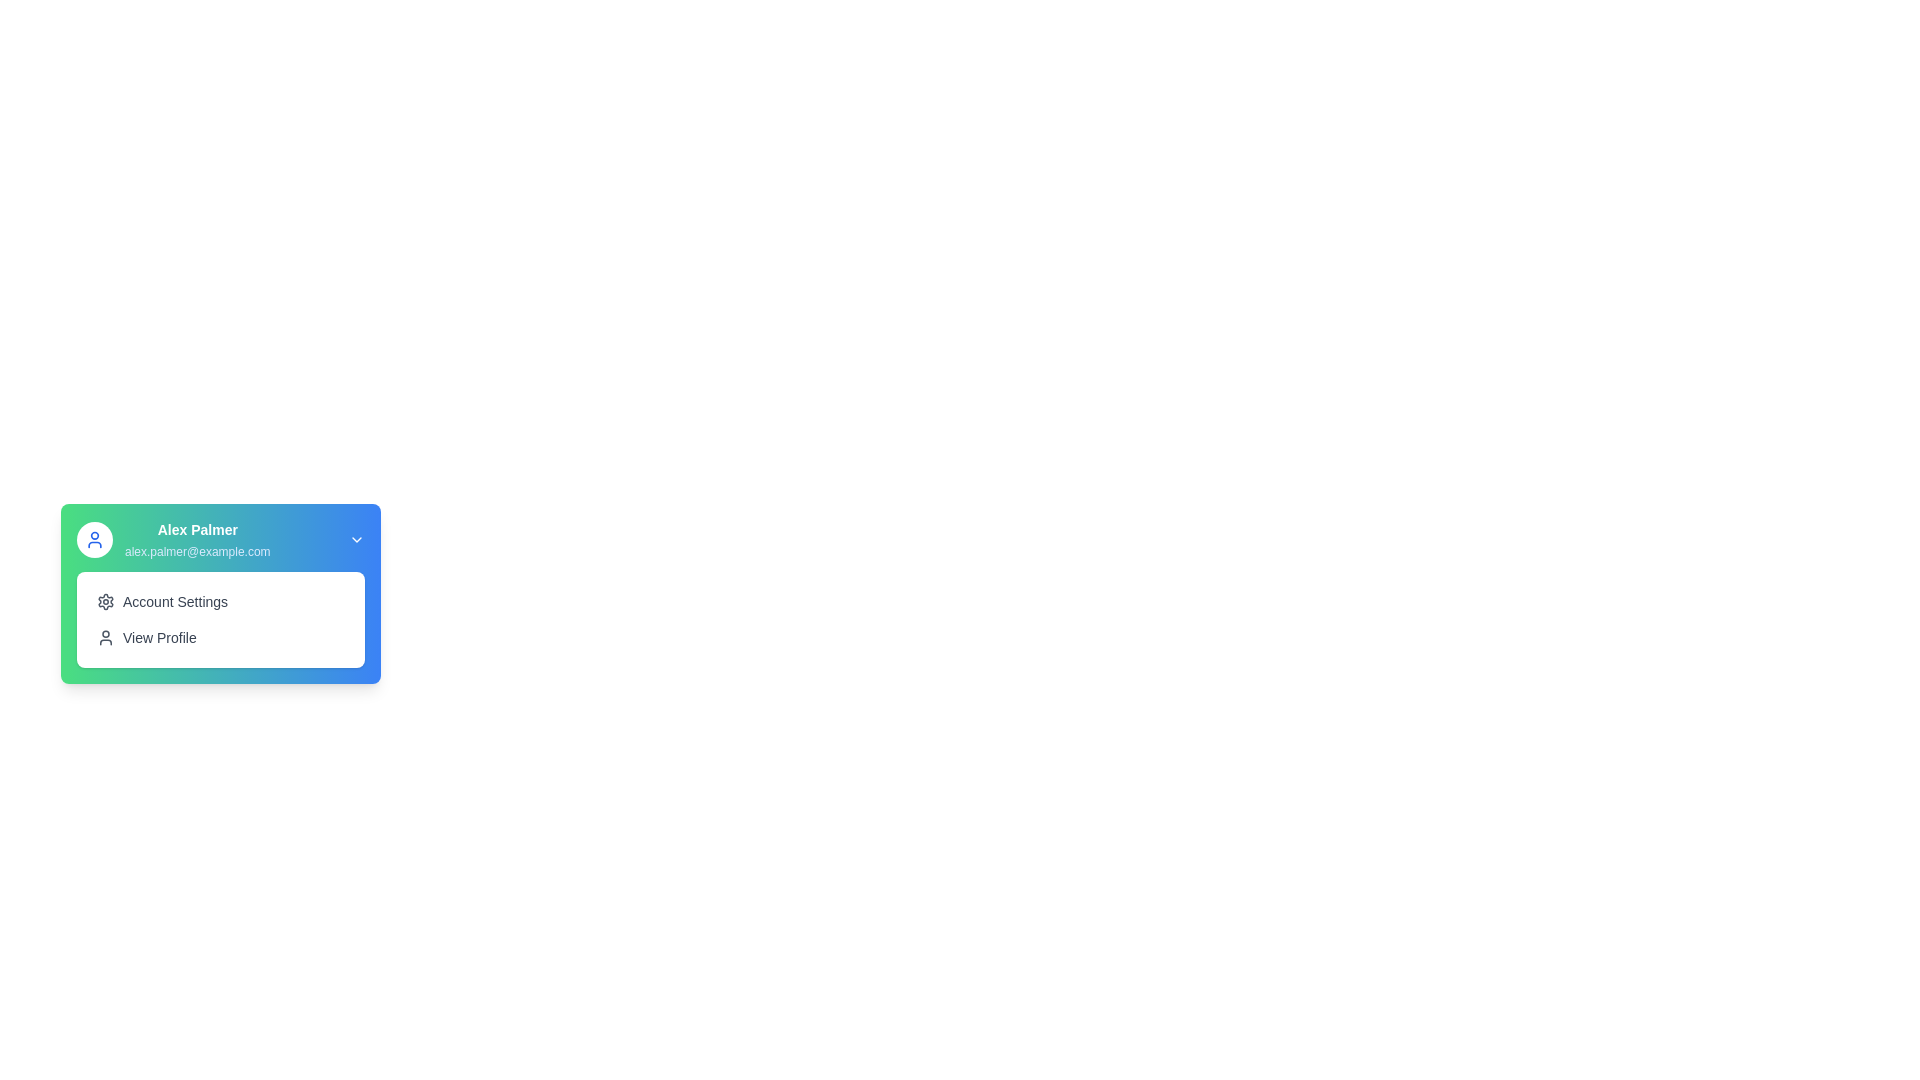 Image resolution: width=1920 pixels, height=1080 pixels. Describe the element at coordinates (158, 637) in the screenshot. I see `the 'View Profile' text label, which is a smaller gray font item in the dropdown menu of user options, positioned below 'Account Settings'` at that location.